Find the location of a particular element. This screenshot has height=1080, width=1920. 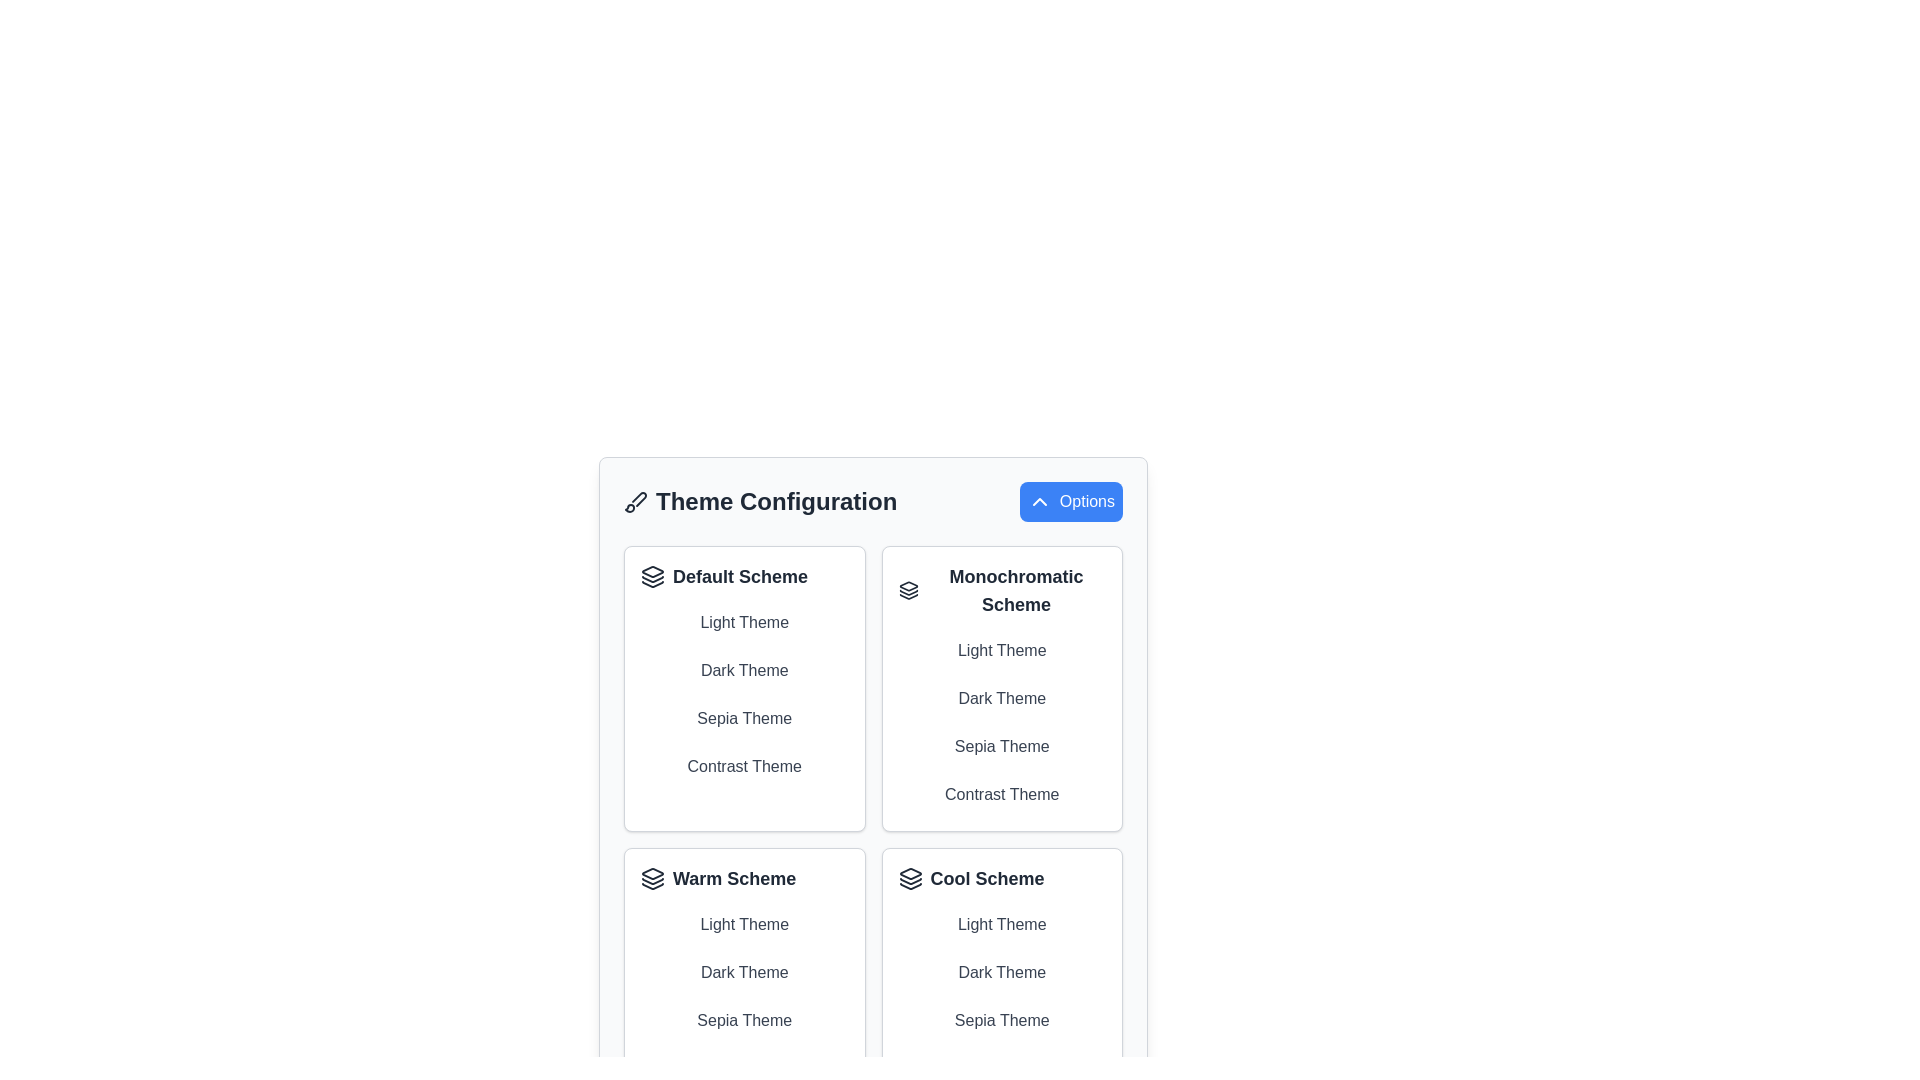

the 'Monochromatic Scheme' Text Header with Icon for additional information is located at coordinates (1002, 589).